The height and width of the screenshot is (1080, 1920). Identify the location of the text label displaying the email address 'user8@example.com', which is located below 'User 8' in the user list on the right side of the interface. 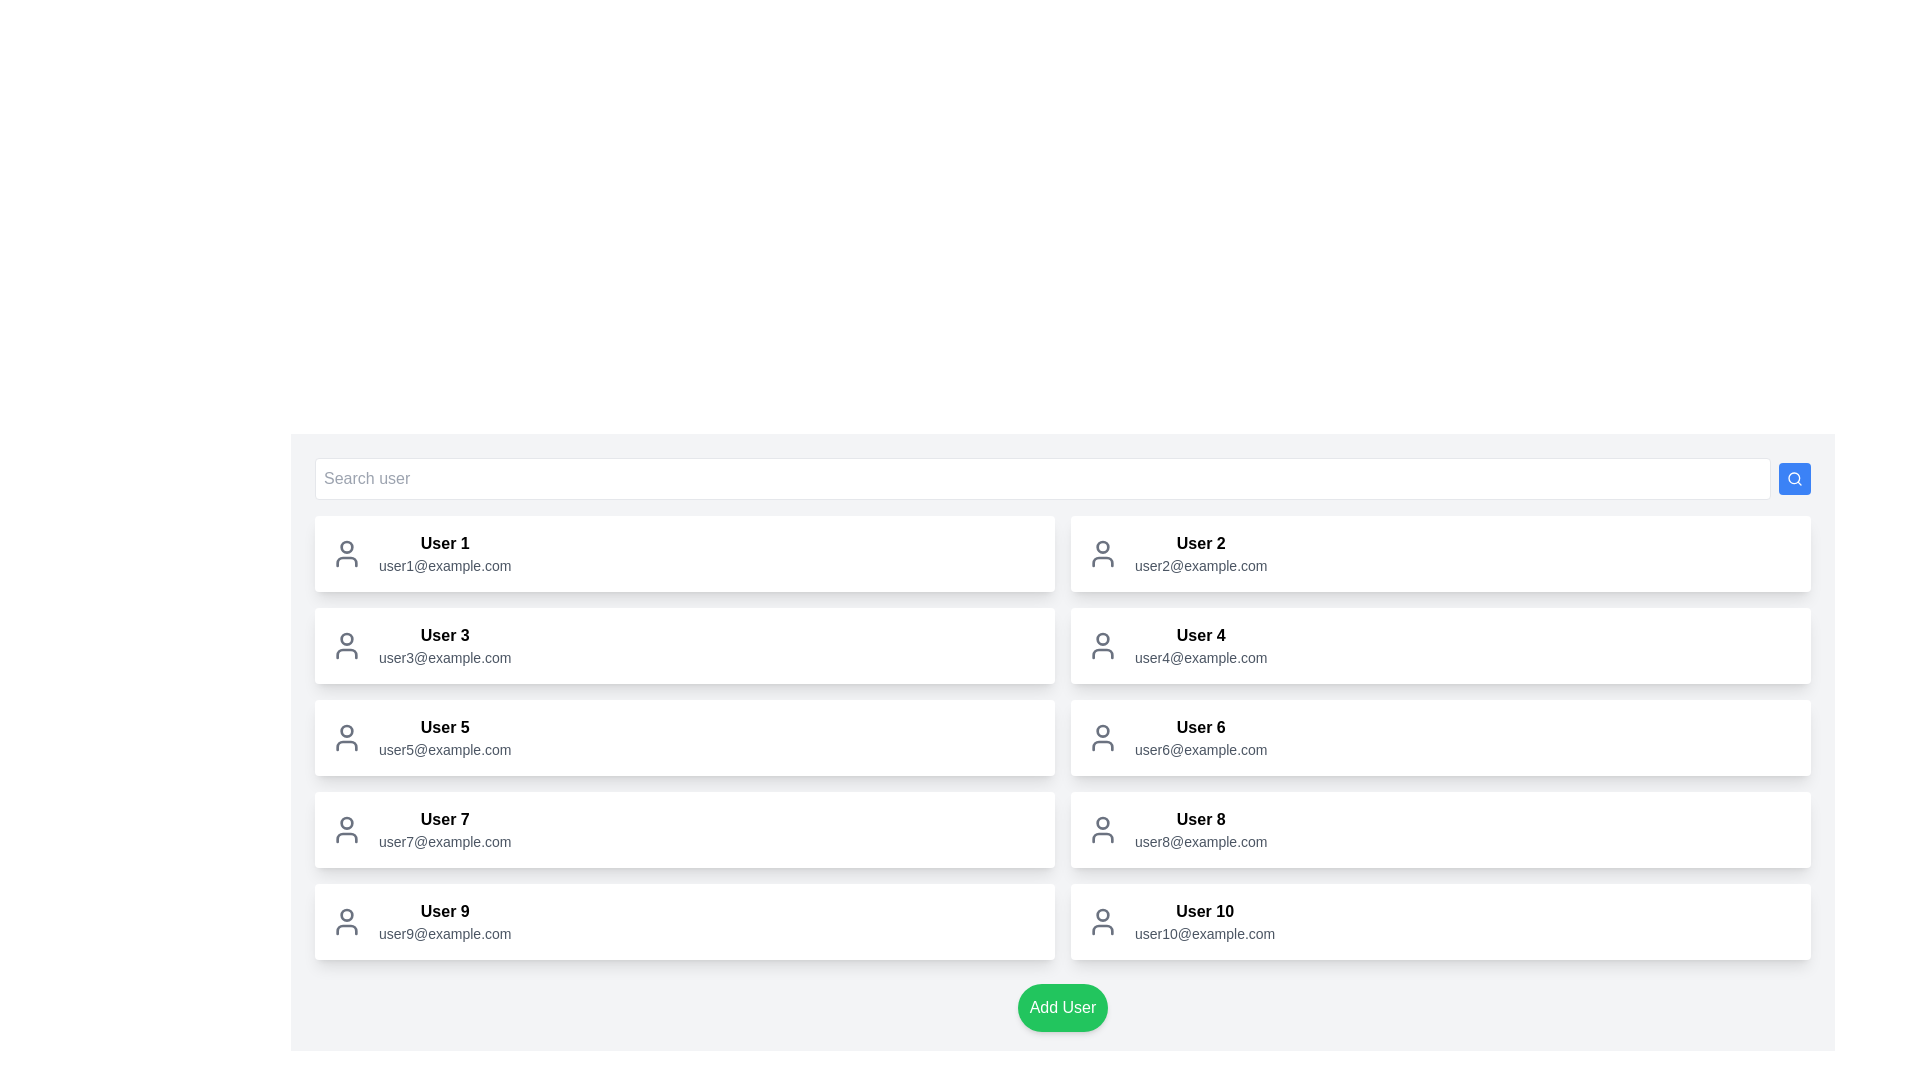
(1200, 841).